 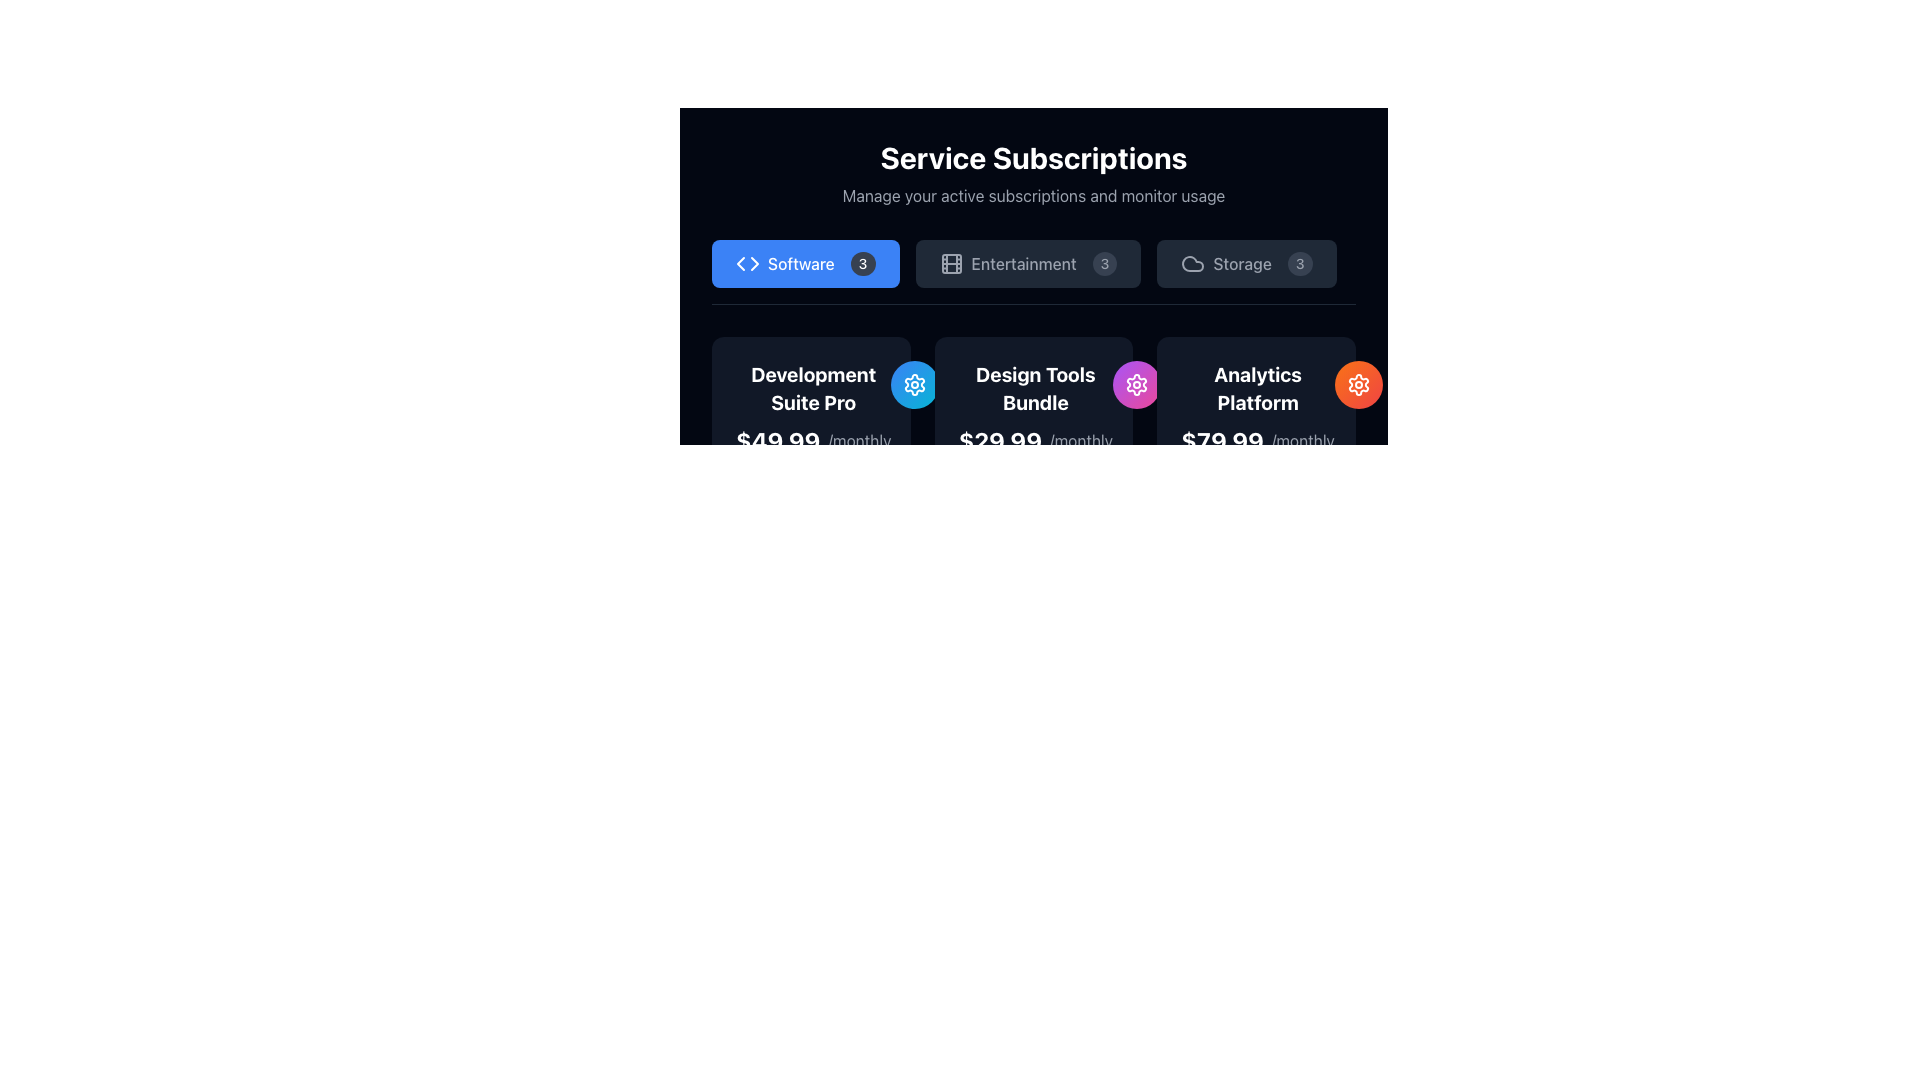 I want to click on pricing information displayed as '$29.99' in a bold, large white font against a dark background, located under the header 'Design Tools Bundle' in the middle column of the layout, so click(x=1000, y=439).